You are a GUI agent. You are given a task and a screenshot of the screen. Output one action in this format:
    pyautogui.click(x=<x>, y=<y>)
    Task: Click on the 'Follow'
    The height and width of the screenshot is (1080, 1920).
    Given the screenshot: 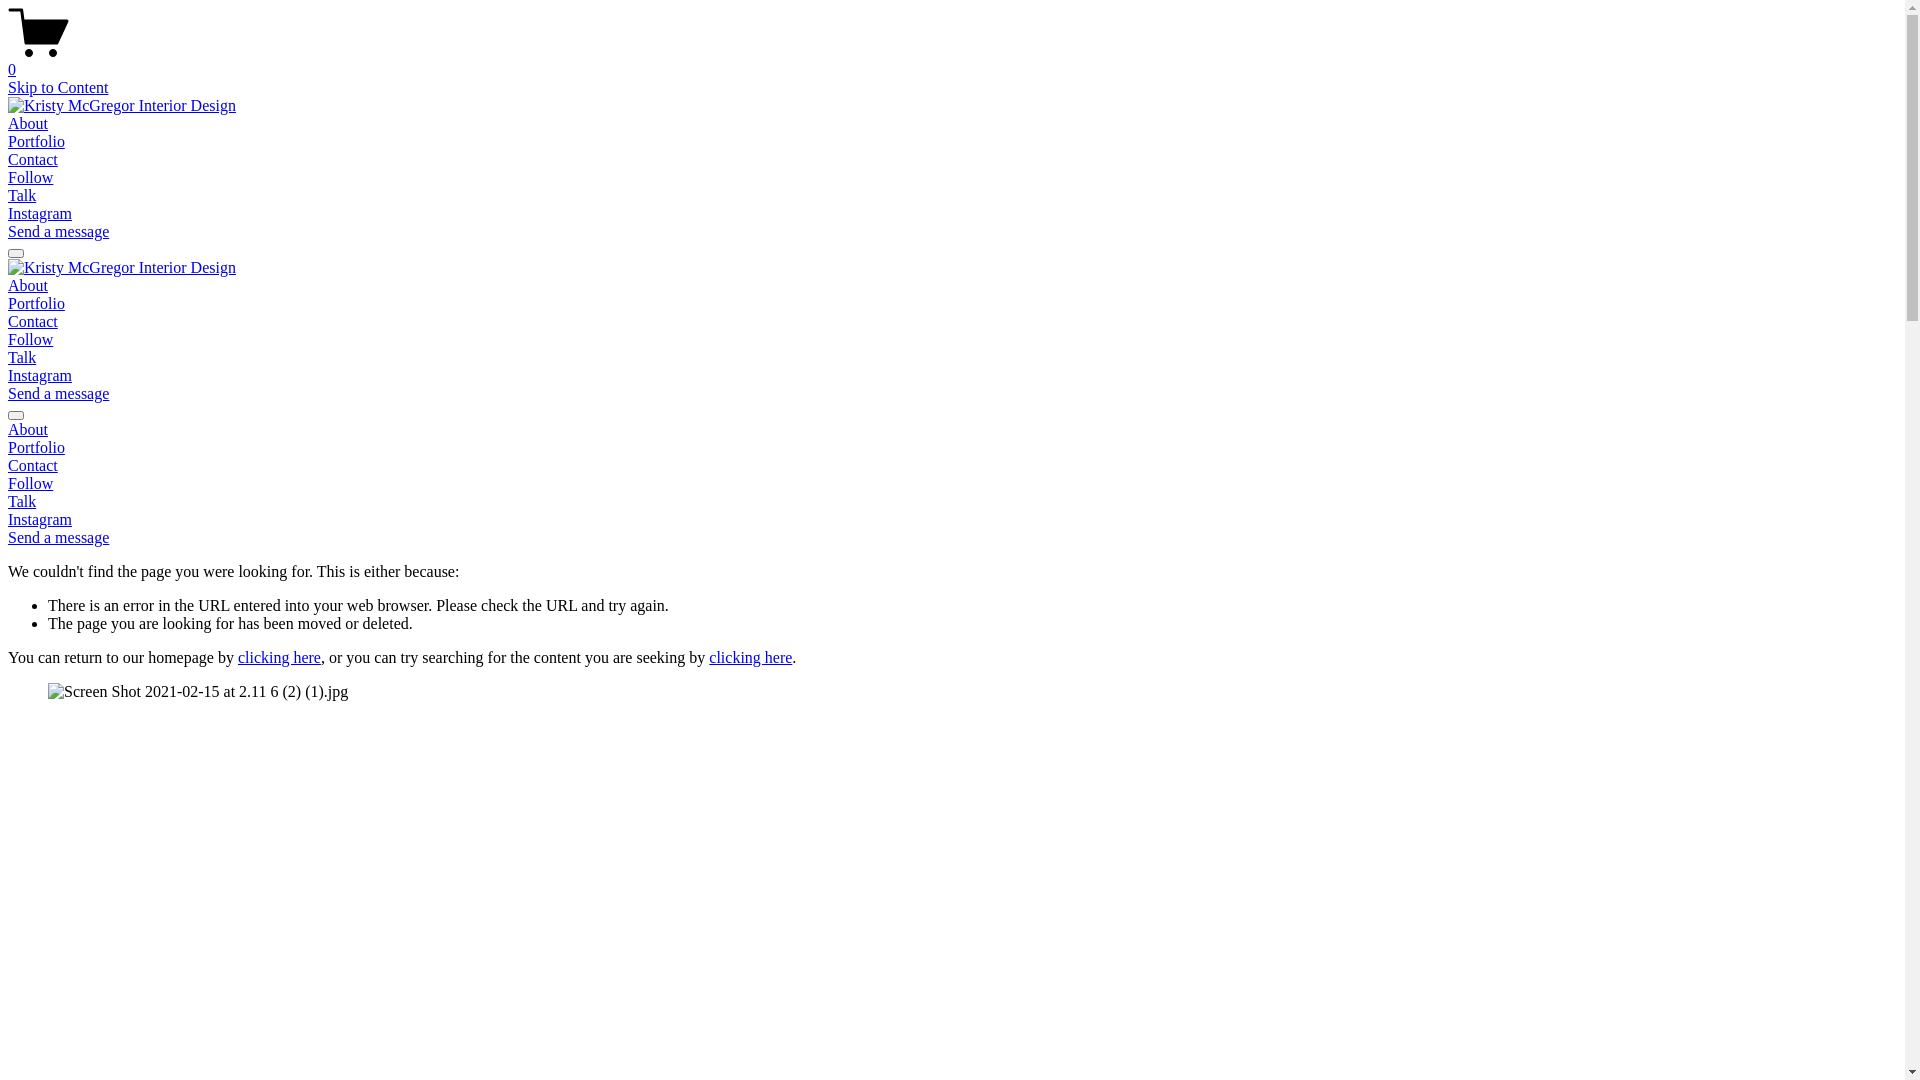 What is the action you would take?
    pyautogui.click(x=30, y=483)
    